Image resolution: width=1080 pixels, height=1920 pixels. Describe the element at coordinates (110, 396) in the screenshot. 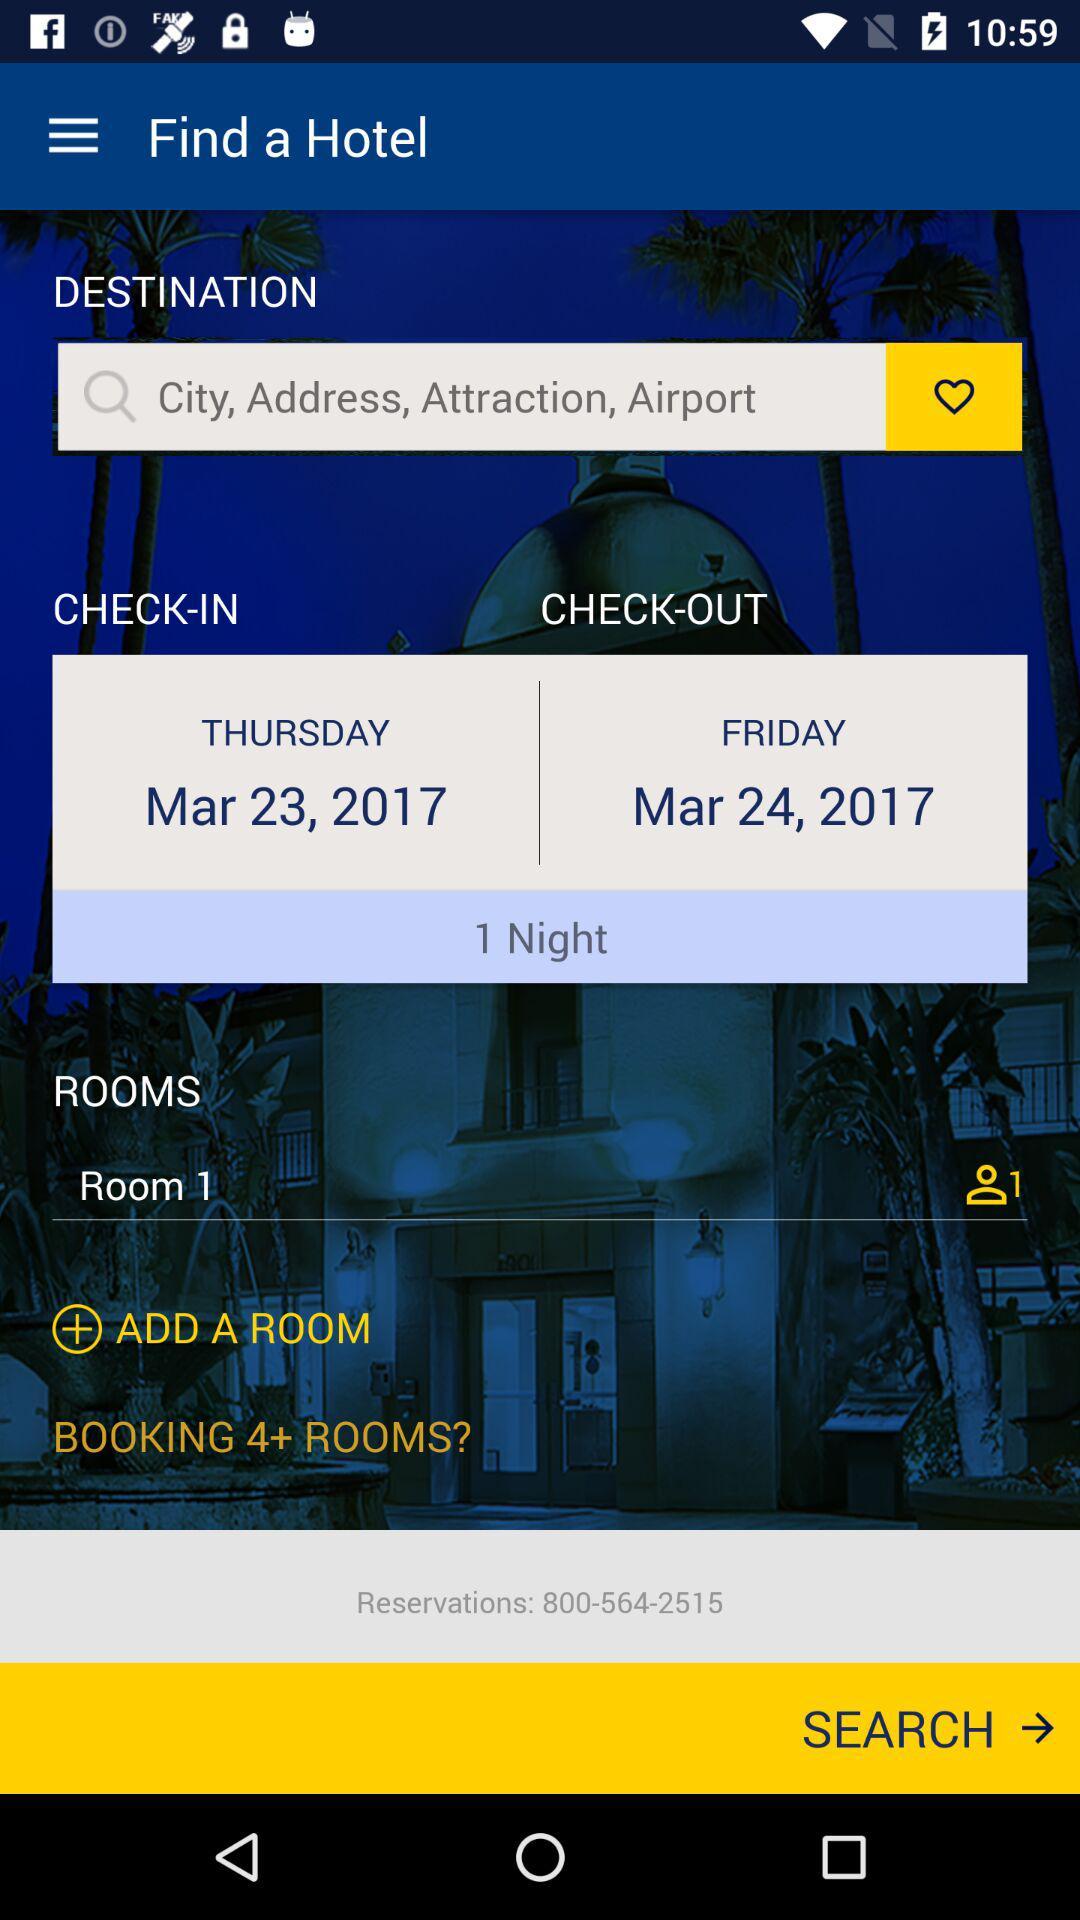

I see `sarche` at that location.